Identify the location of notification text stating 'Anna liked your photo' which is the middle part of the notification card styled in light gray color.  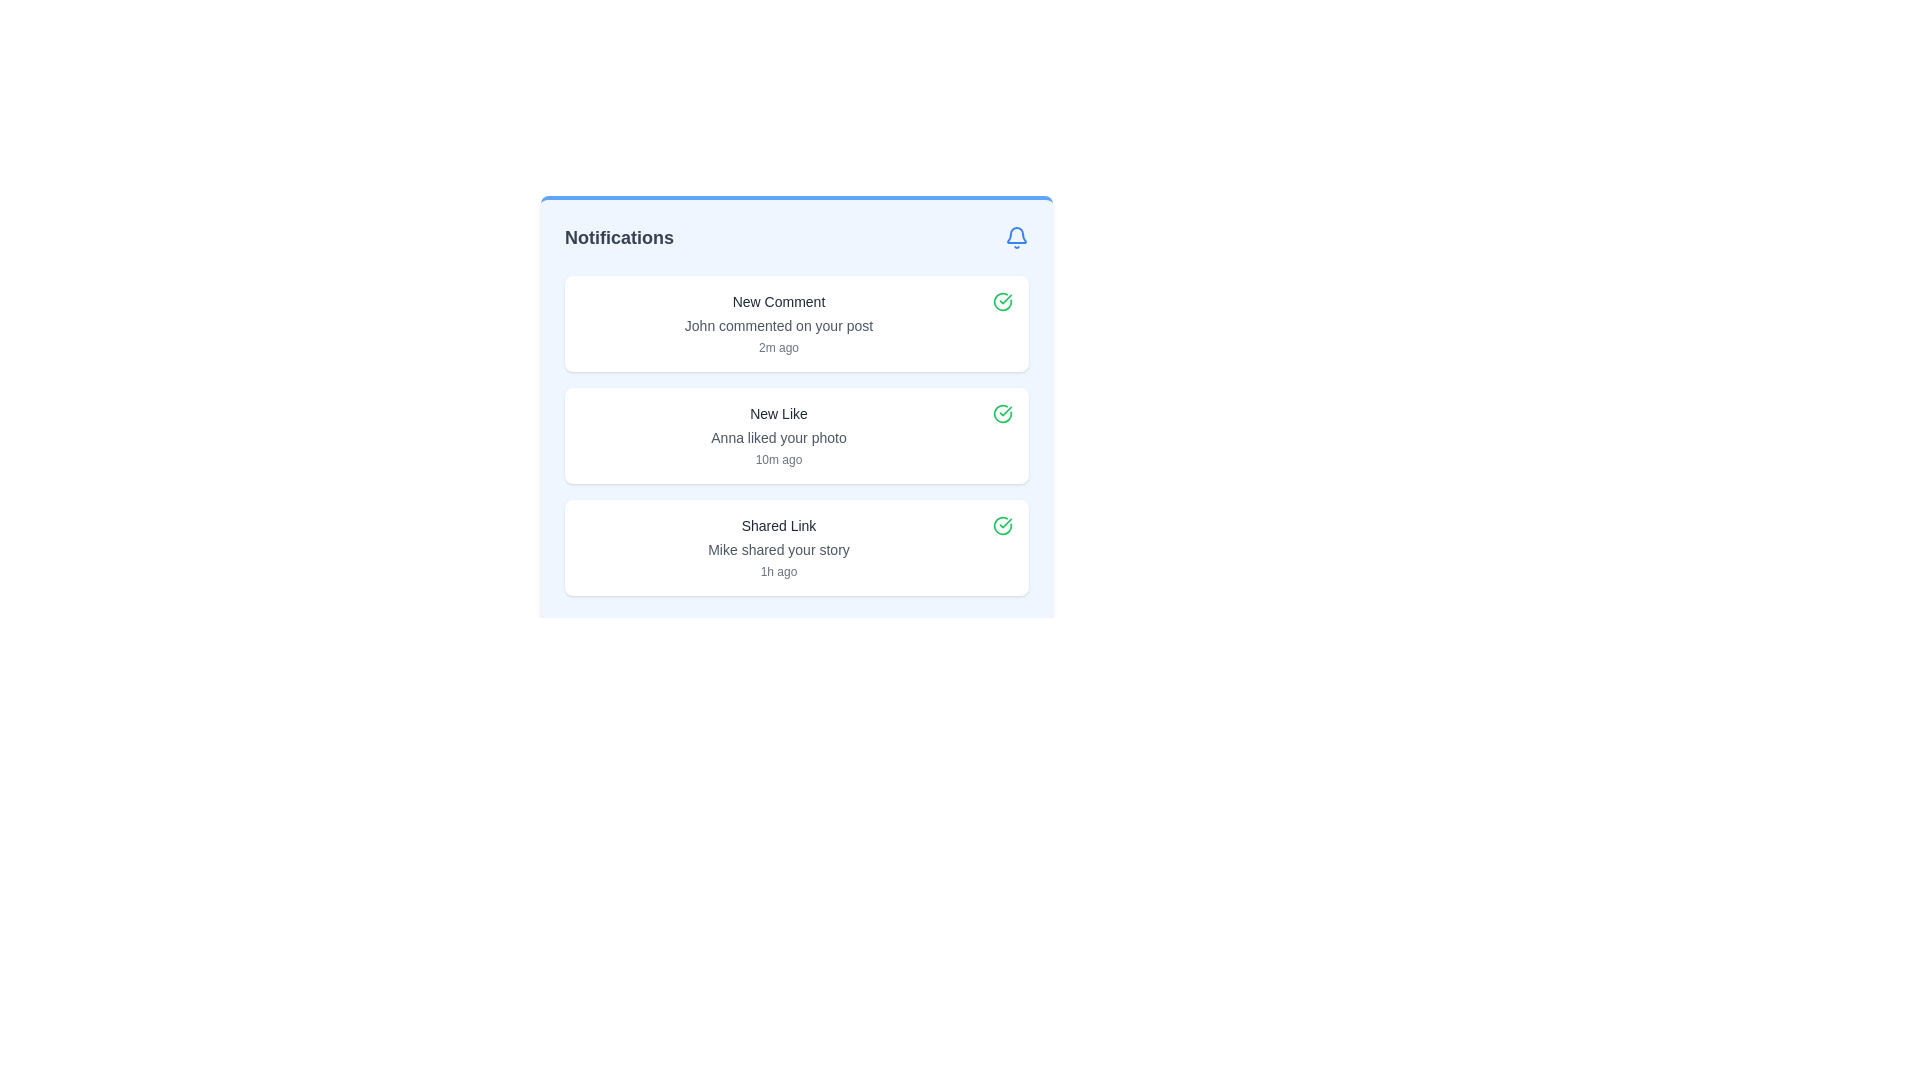
(777, 437).